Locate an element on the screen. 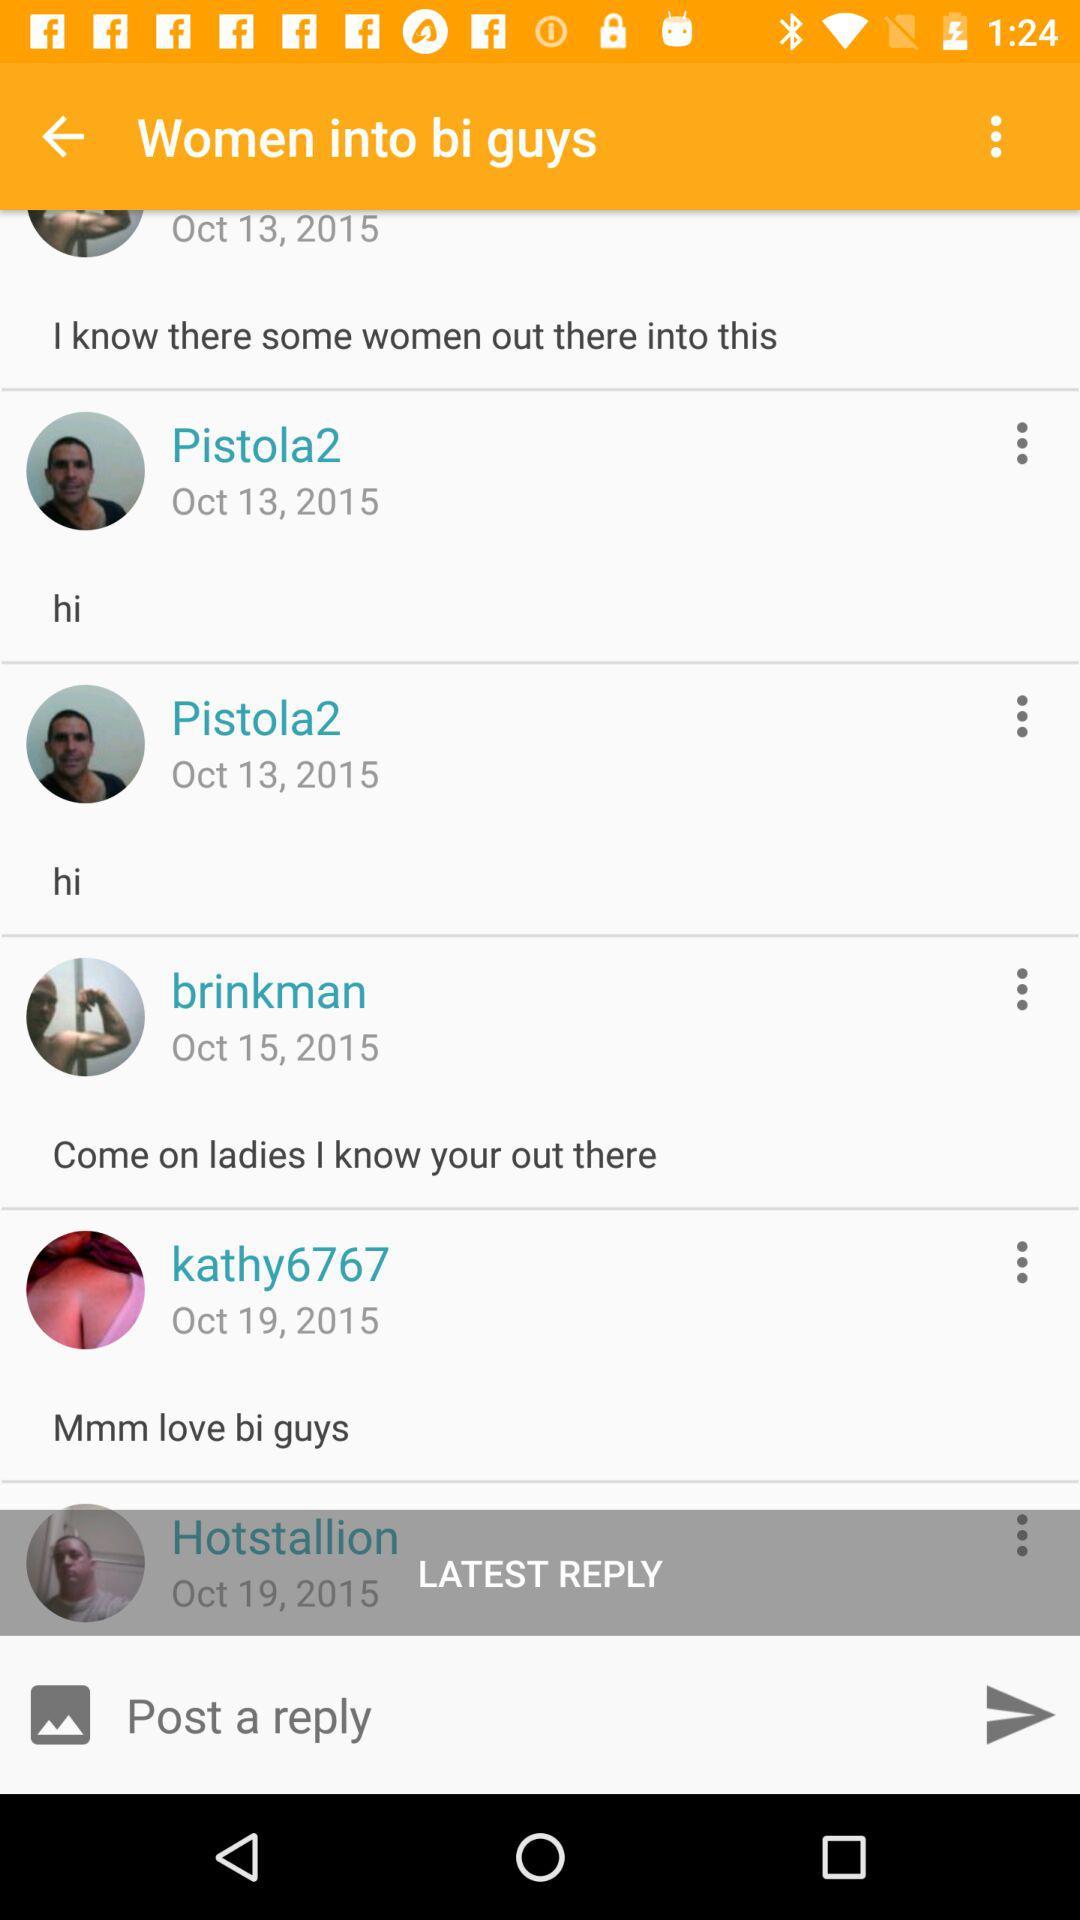  user profile is located at coordinates (84, 1562).